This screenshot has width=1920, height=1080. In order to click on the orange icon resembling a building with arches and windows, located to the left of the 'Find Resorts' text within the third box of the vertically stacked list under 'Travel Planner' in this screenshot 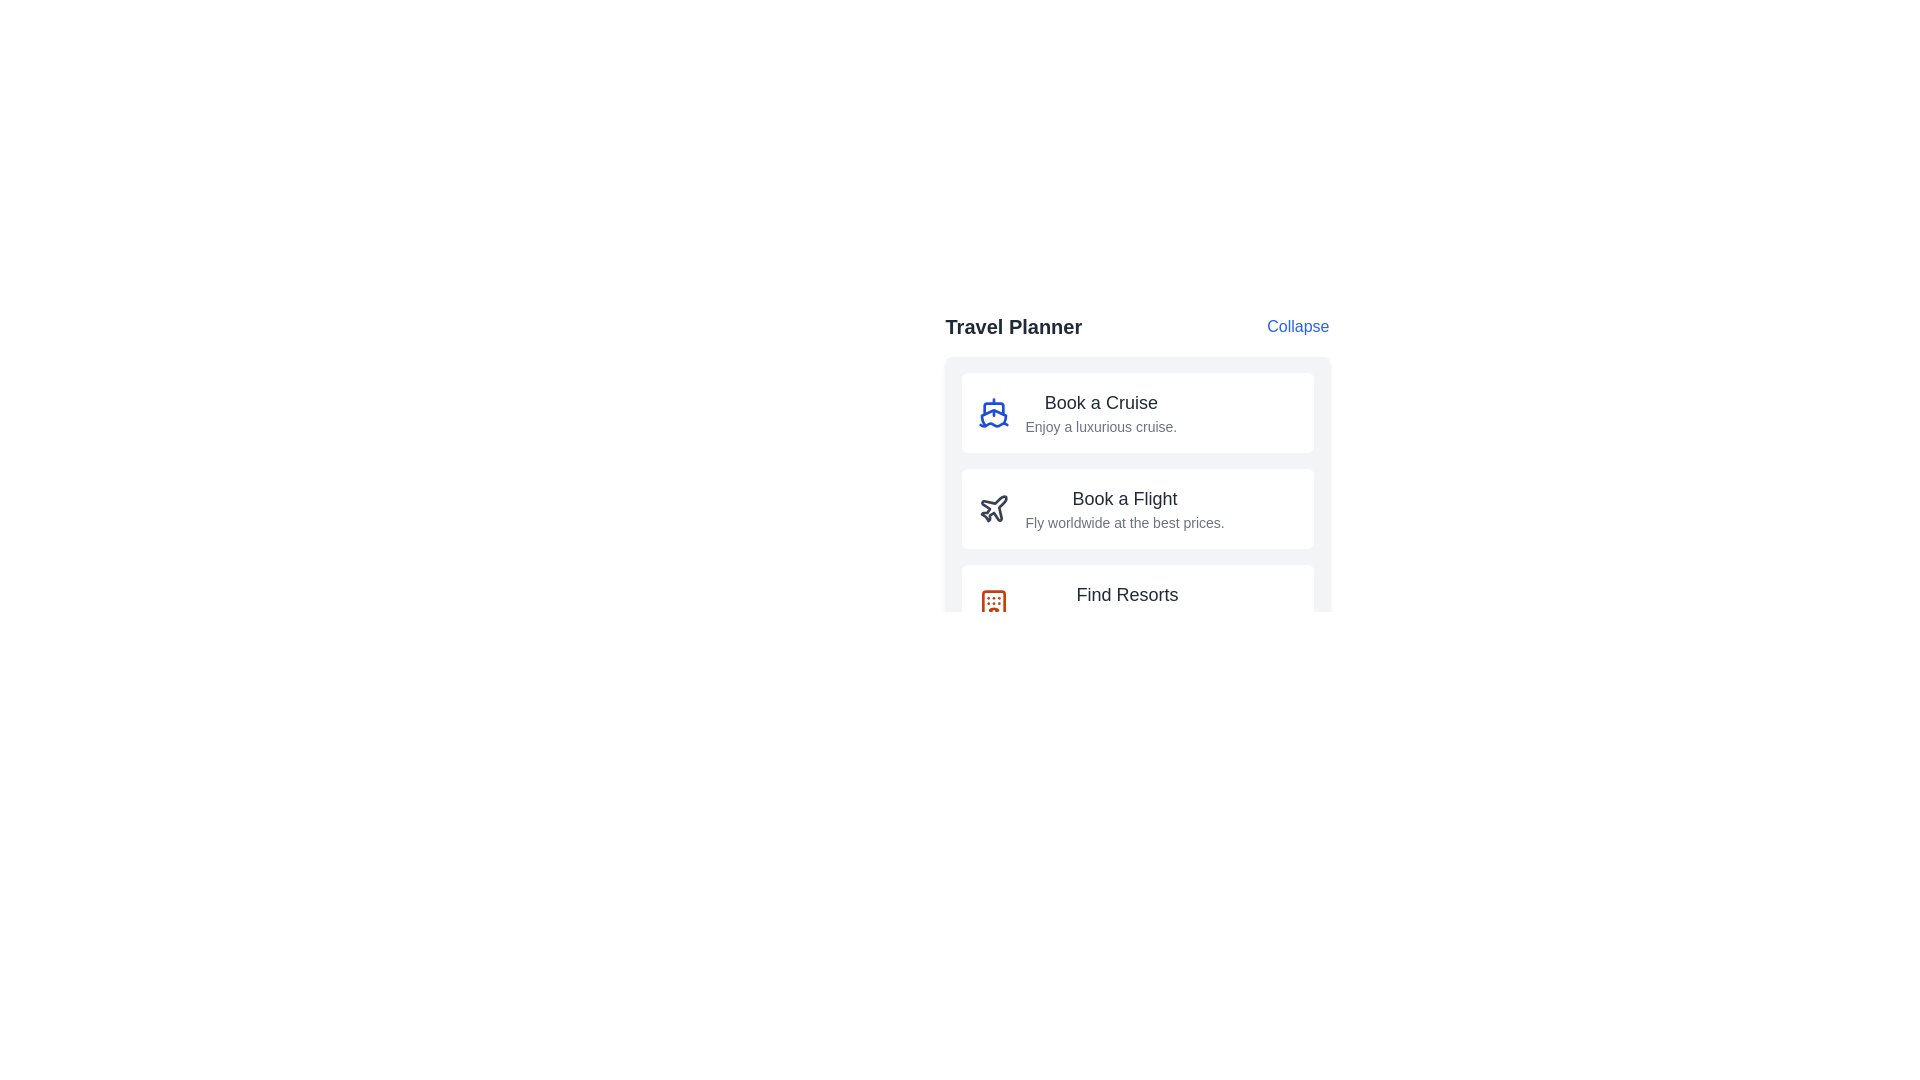, I will do `click(993, 604)`.